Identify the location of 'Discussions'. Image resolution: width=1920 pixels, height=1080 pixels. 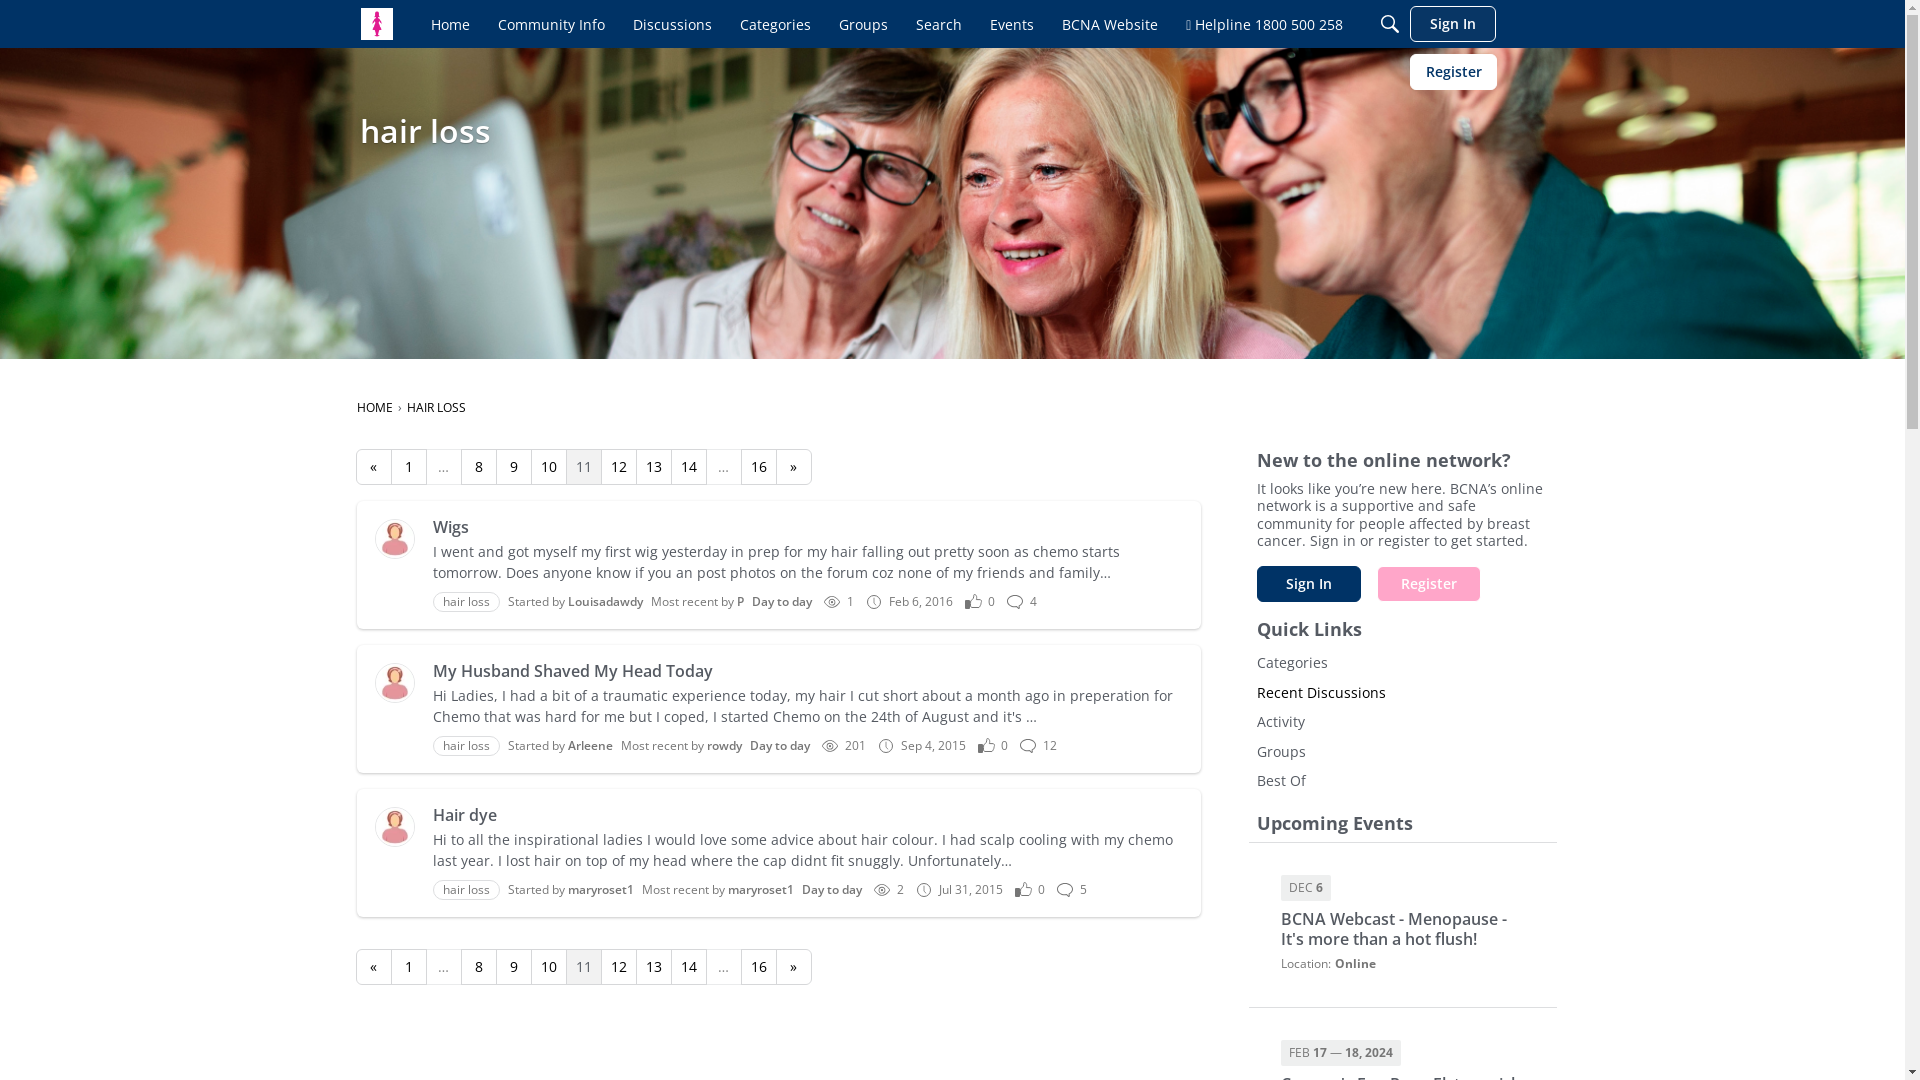
(623, 23).